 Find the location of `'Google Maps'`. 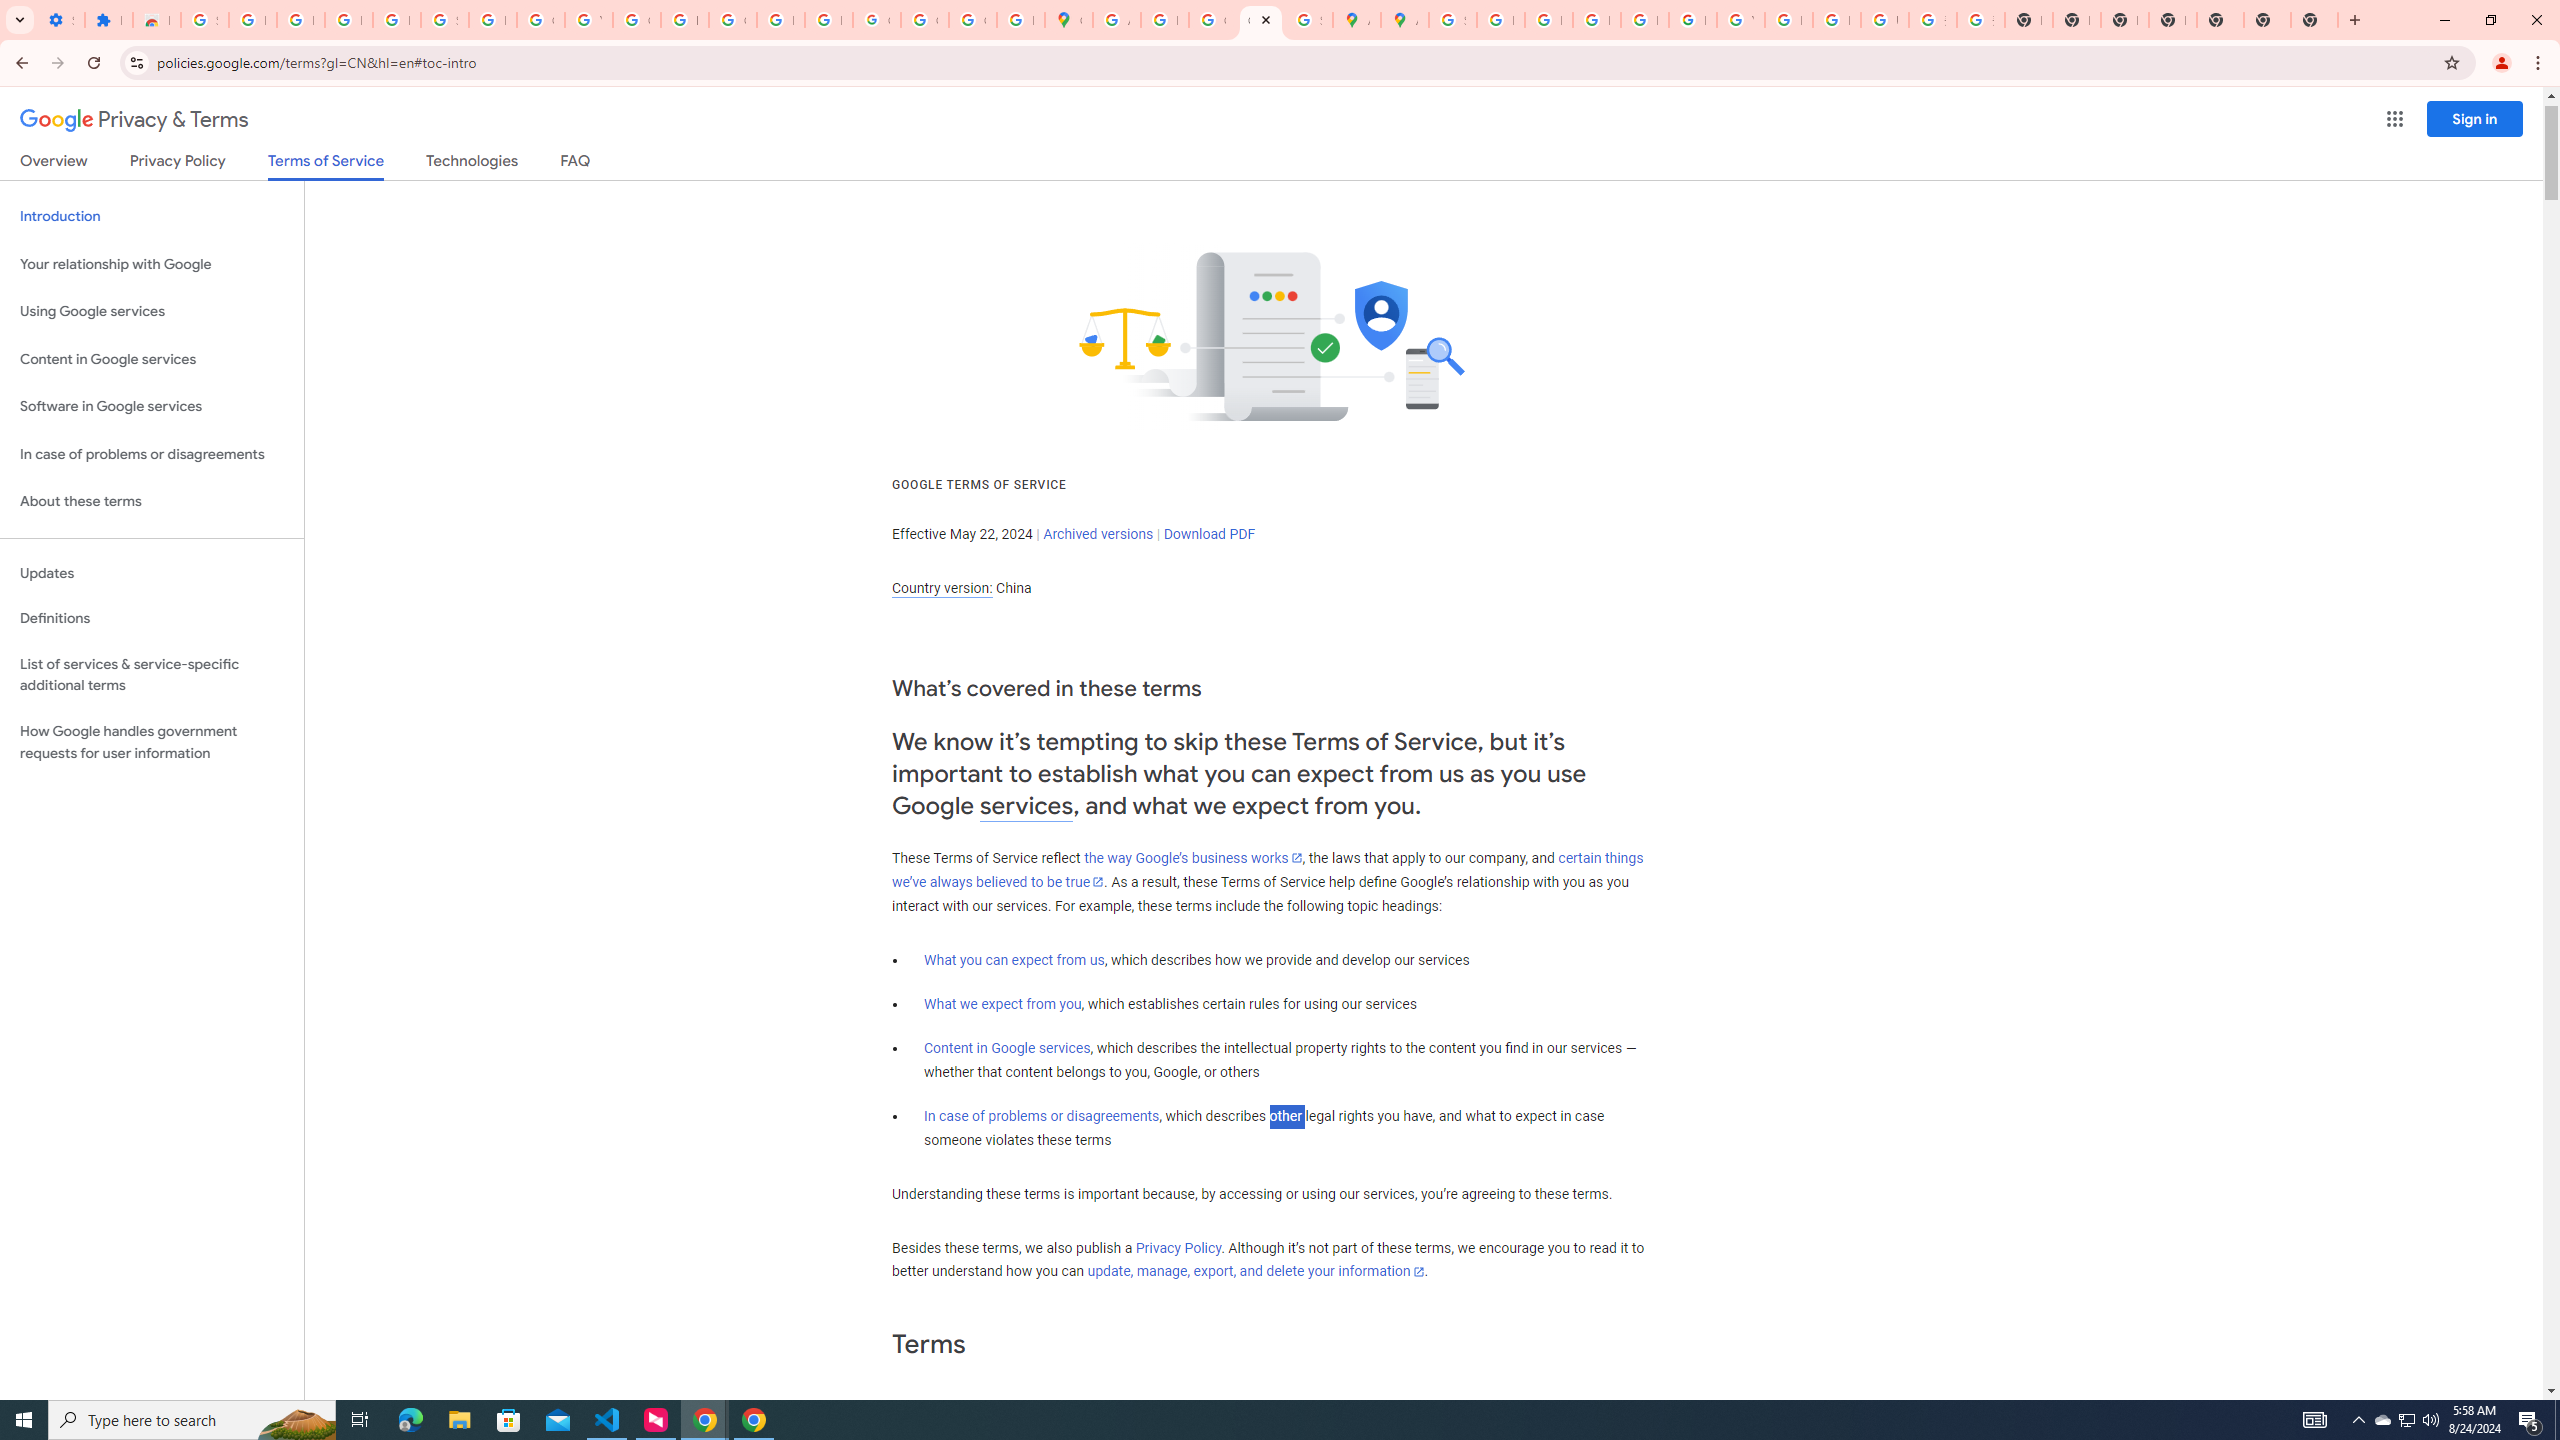

'Google Maps' is located at coordinates (1068, 19).